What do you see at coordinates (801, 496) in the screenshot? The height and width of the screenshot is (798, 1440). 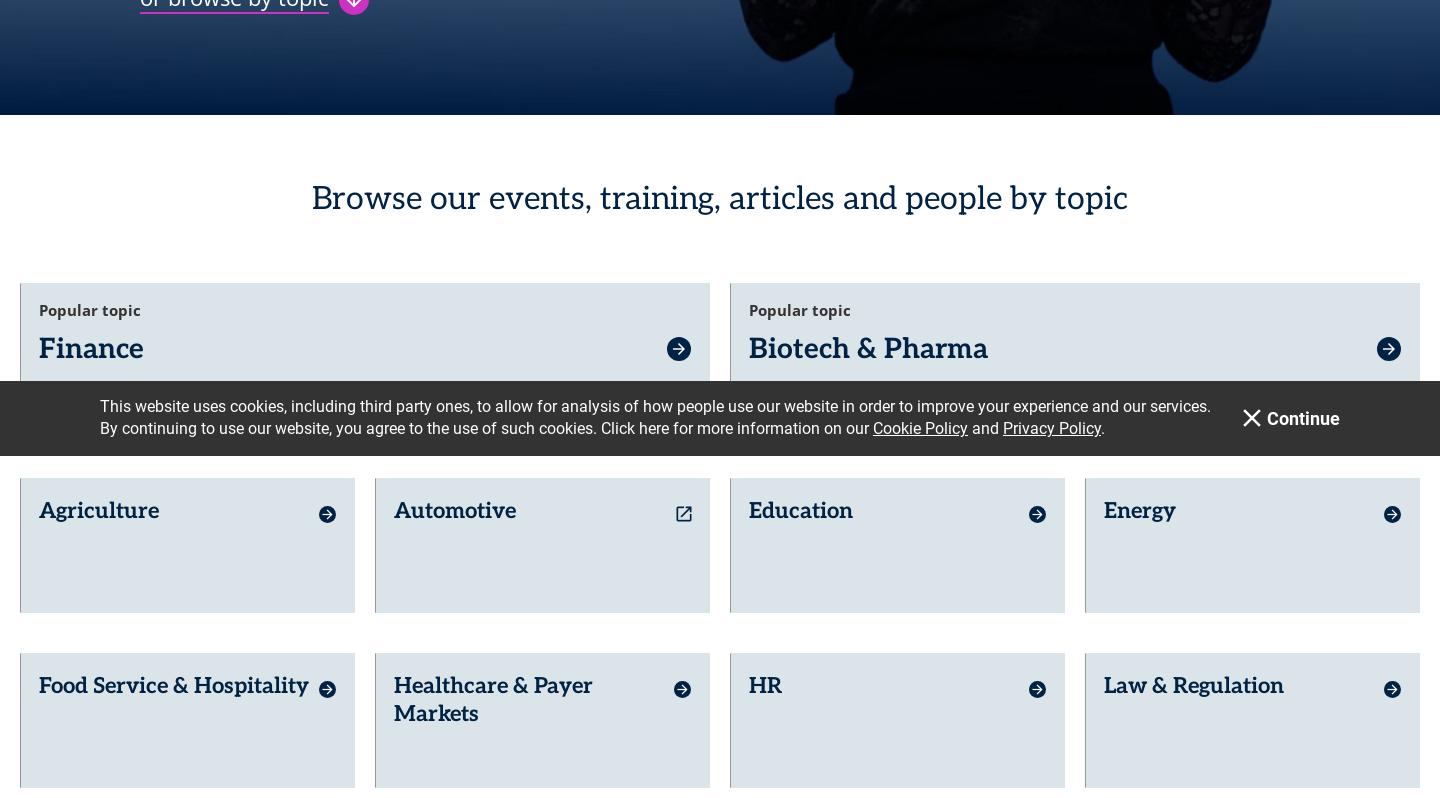 I see `'Education'` at bounding box center [801, 496].